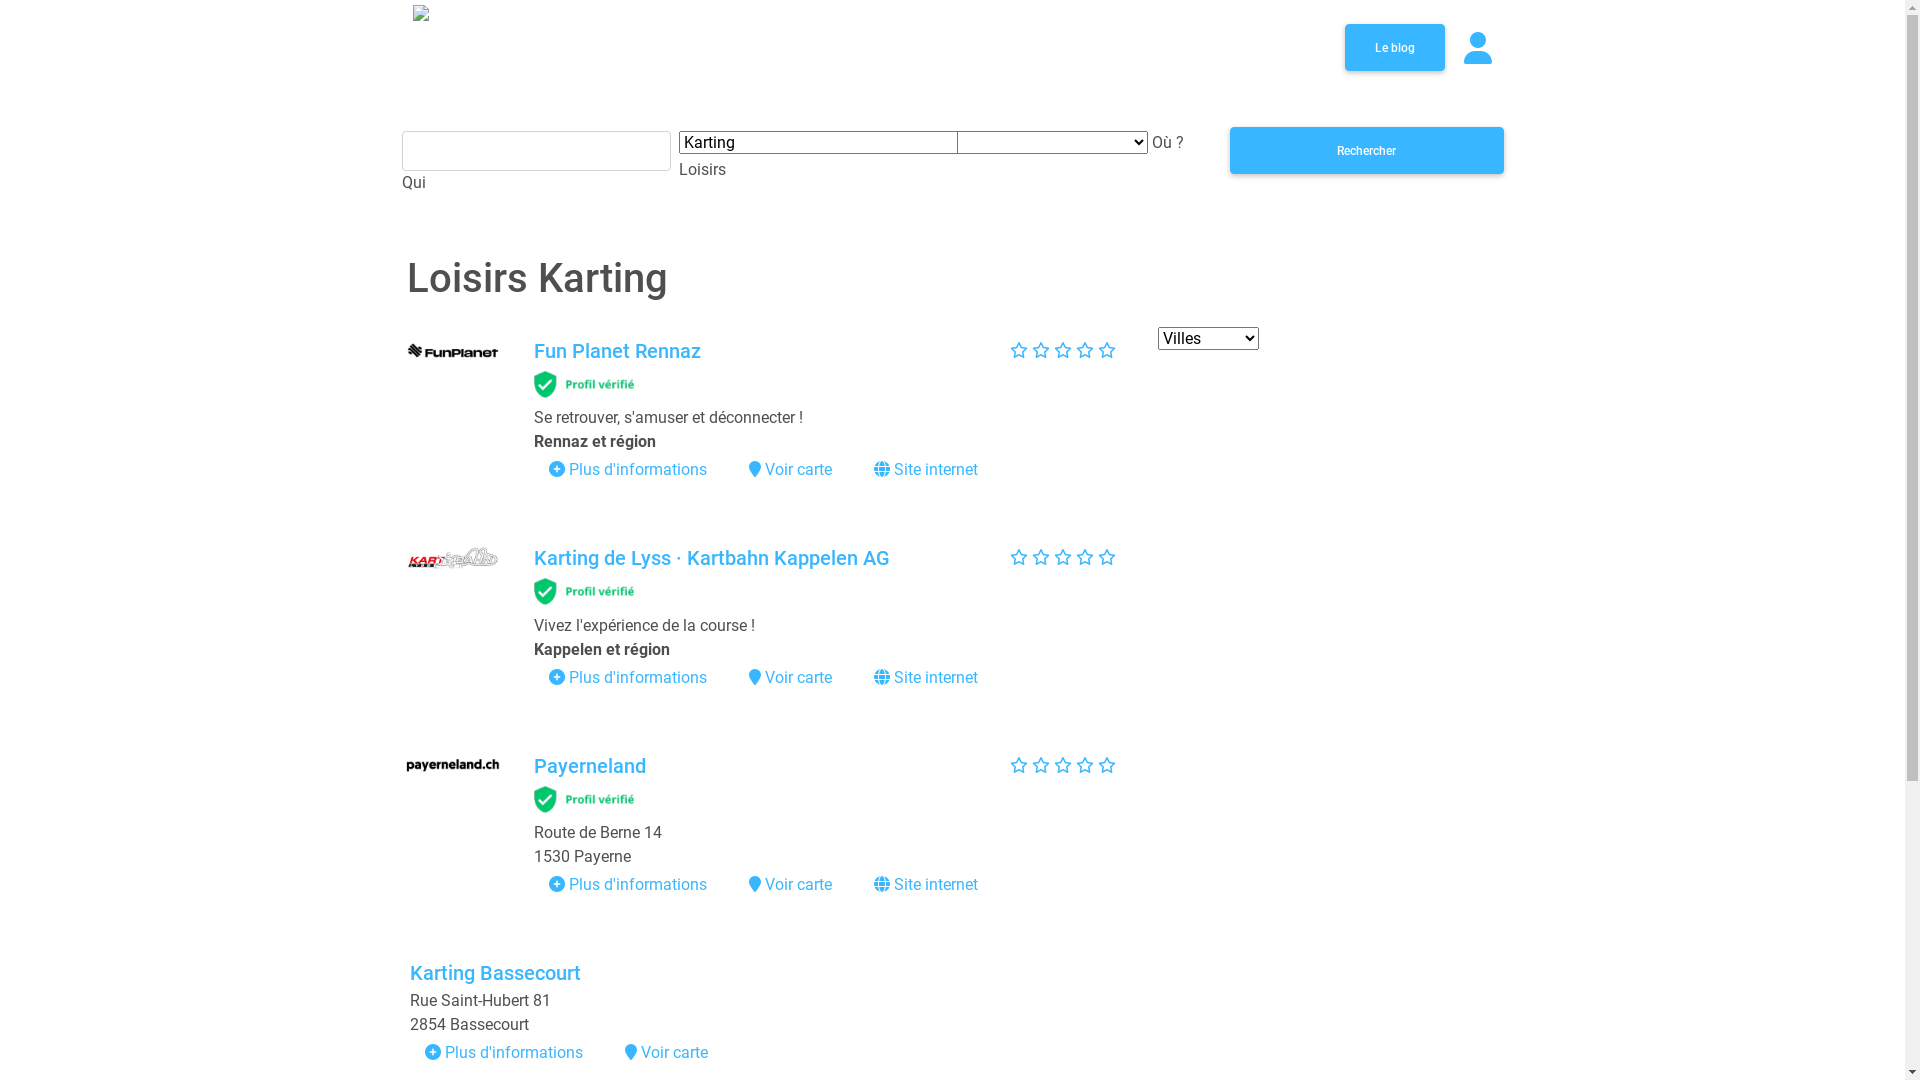 The width and height of the screenshot is (1920, 1080). I want to click on 'Rechercher', so click(1366, 149).